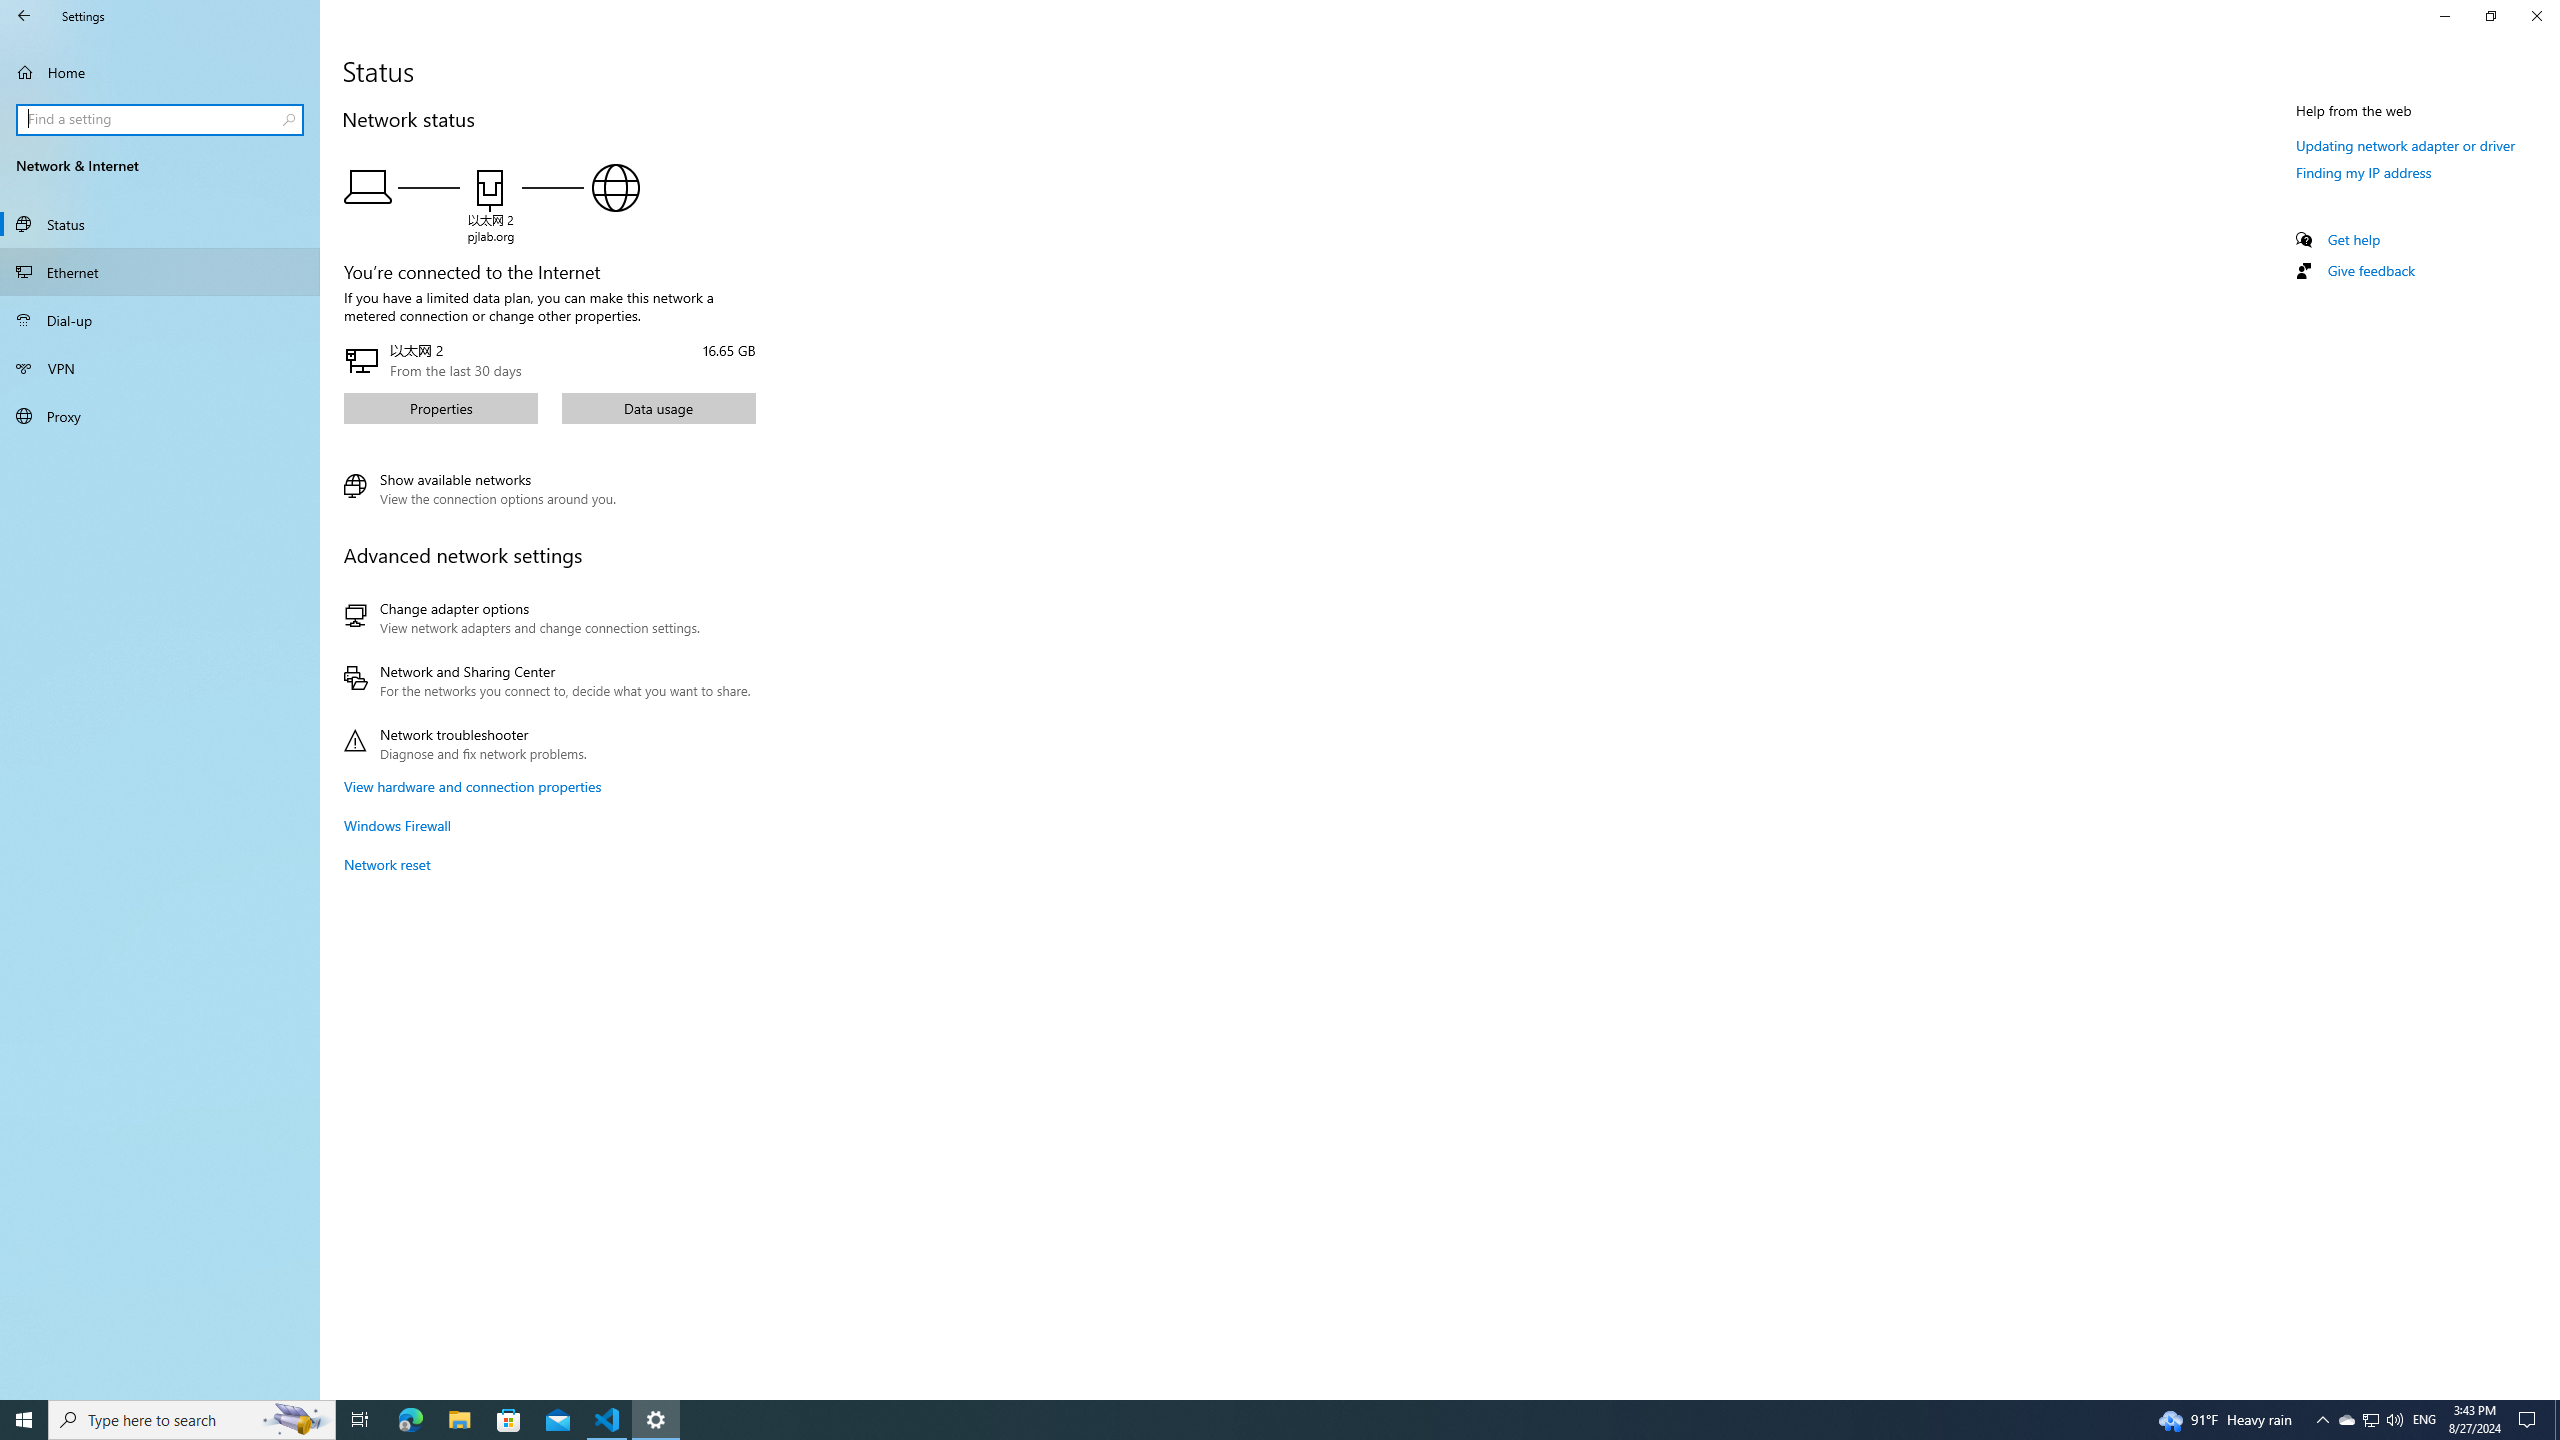  What do you see at coordinates (2405, 145) in the screenshot?
I see `'Updating network adapter or driver'` at bounding box center [2405, 145].